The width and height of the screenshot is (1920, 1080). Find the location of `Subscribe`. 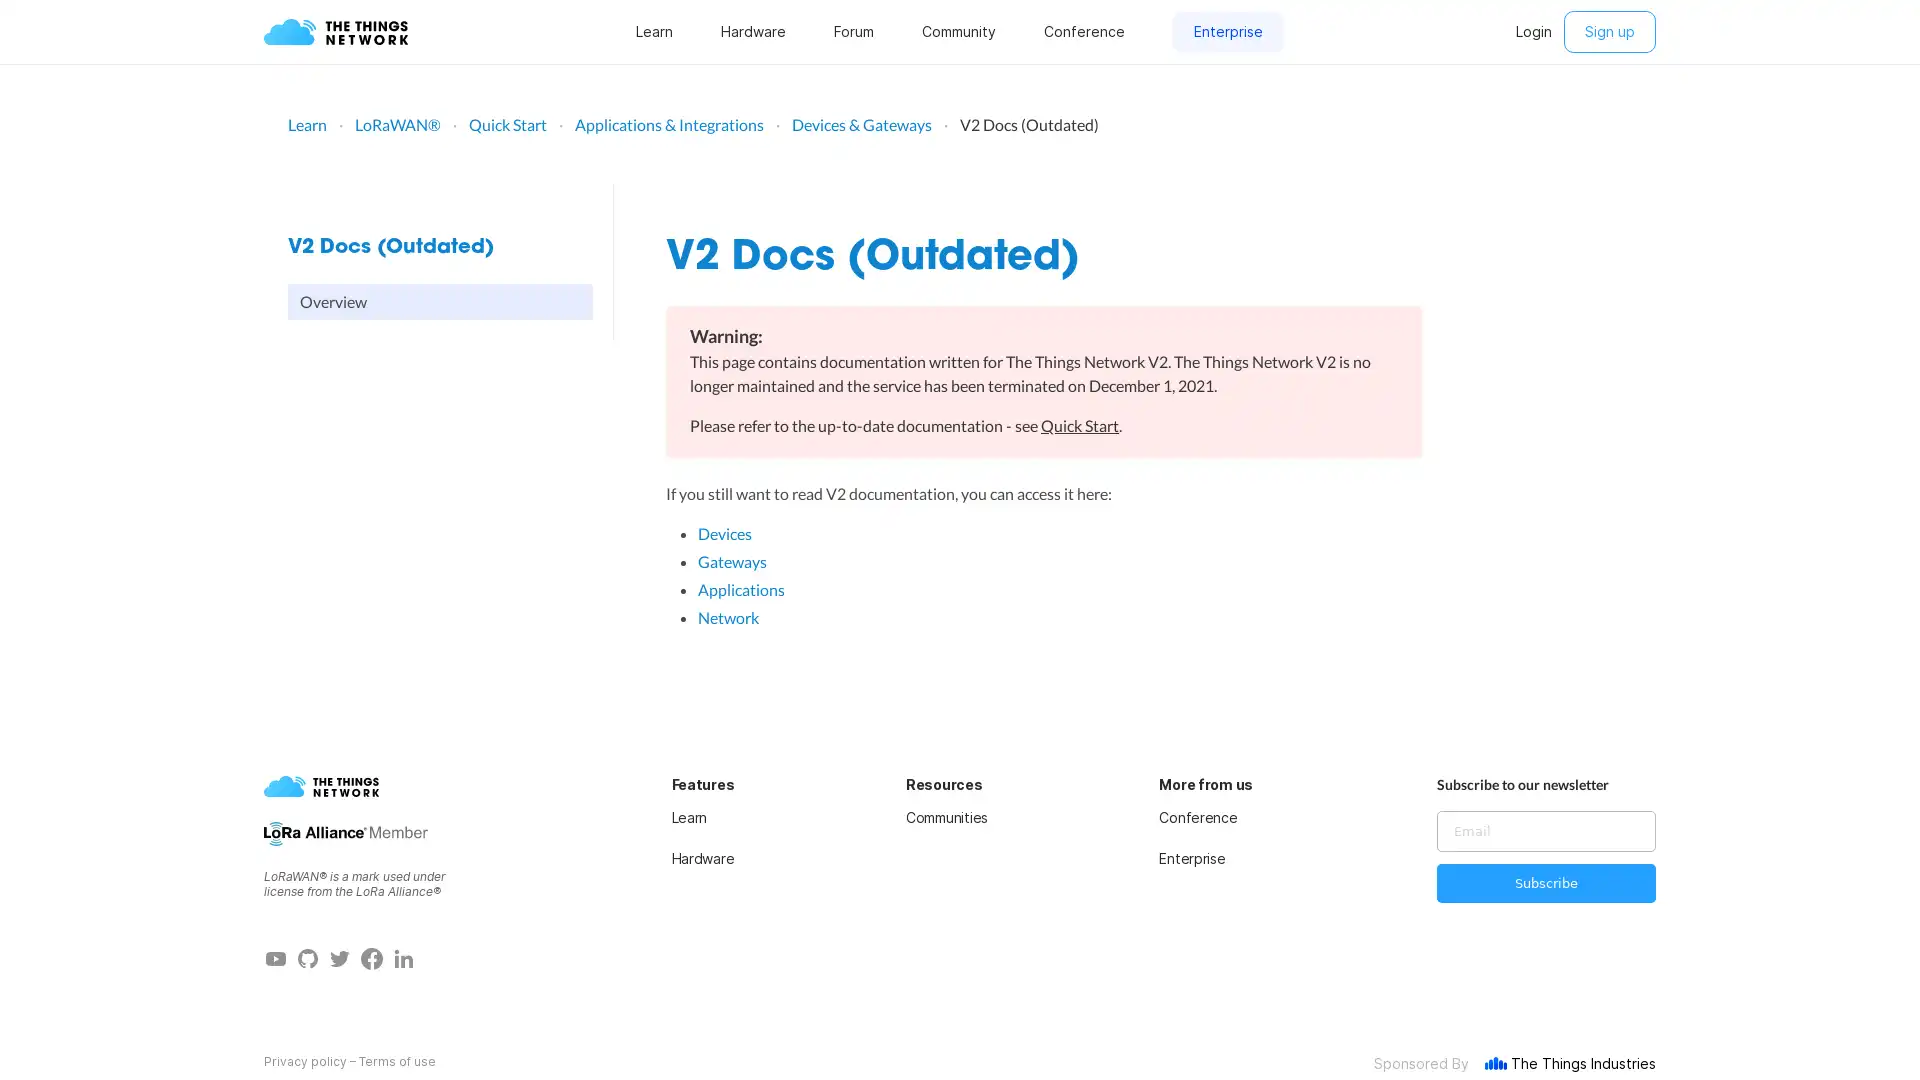

Subscribe is located at coordinates (1545, 882).